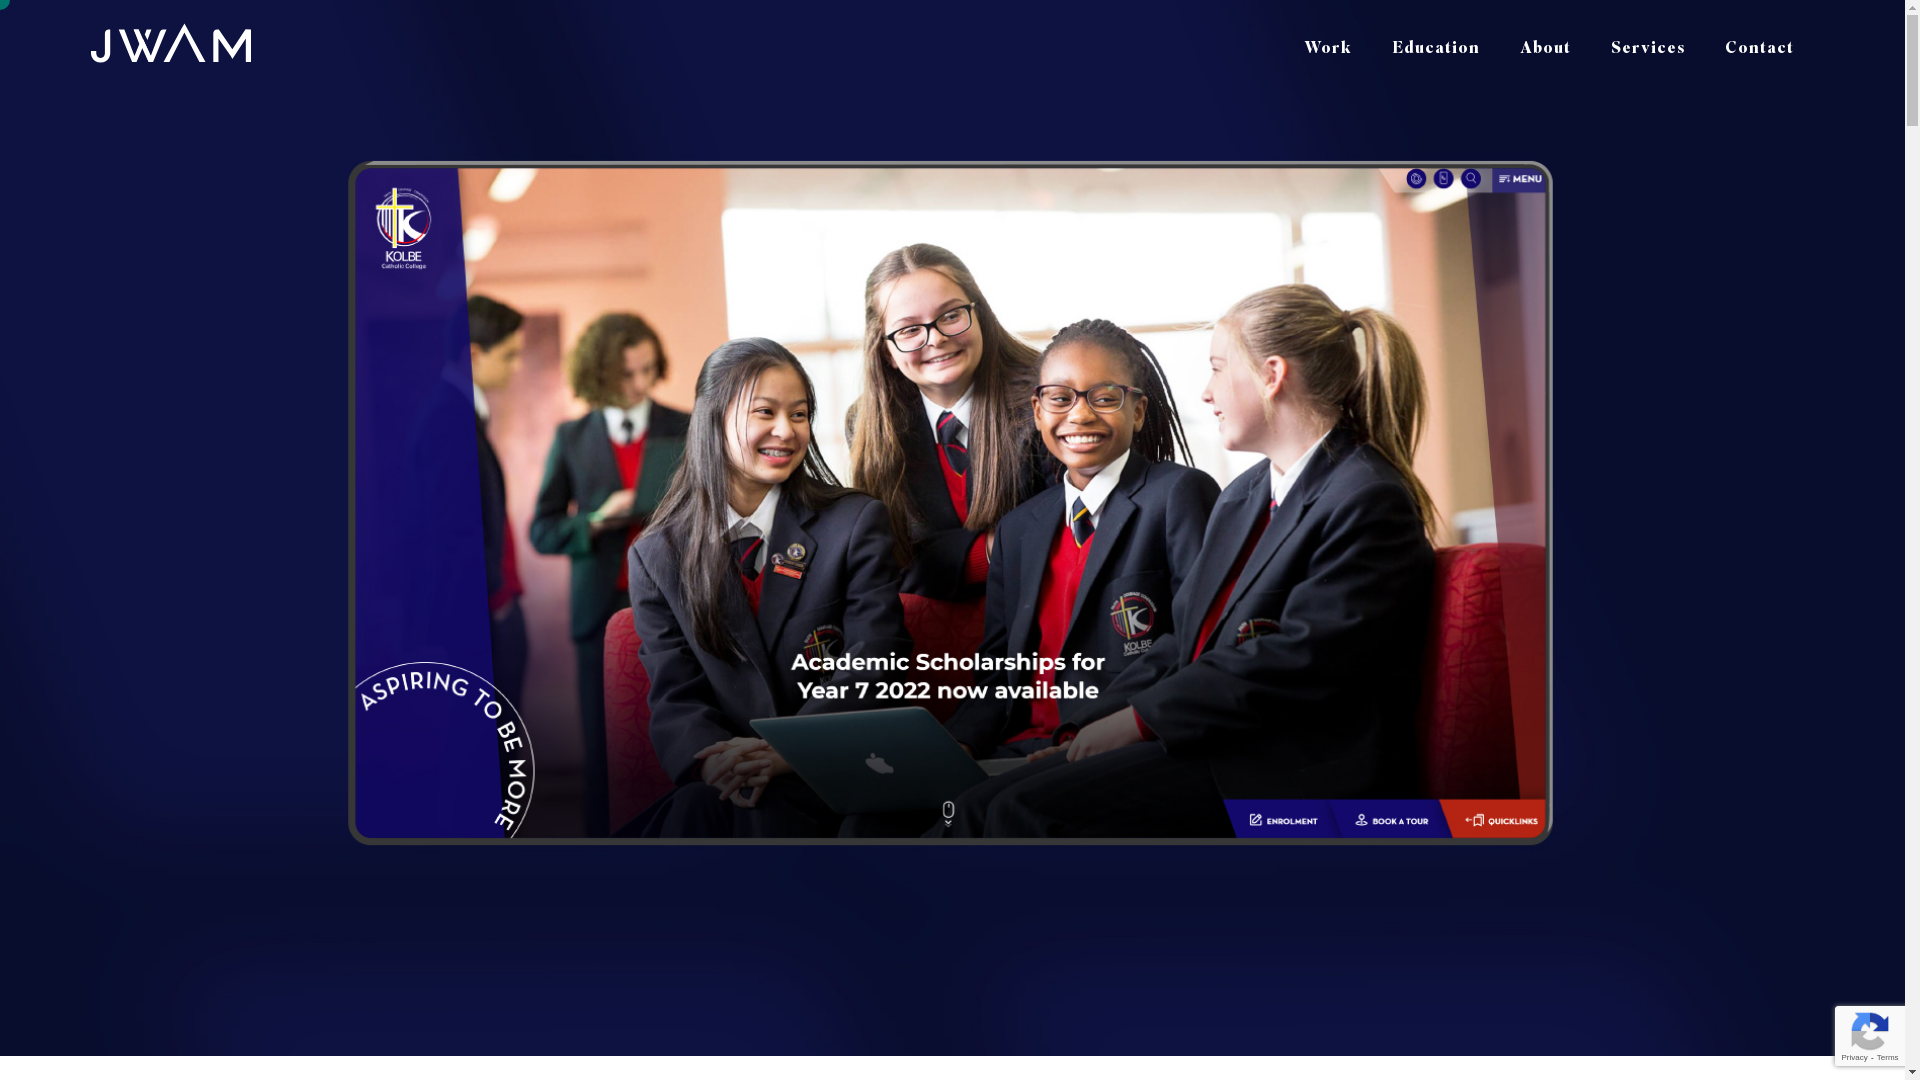 The width and height of the screenshot is (1920, 1080). I want to click on 'Services', so click(1647, 42).